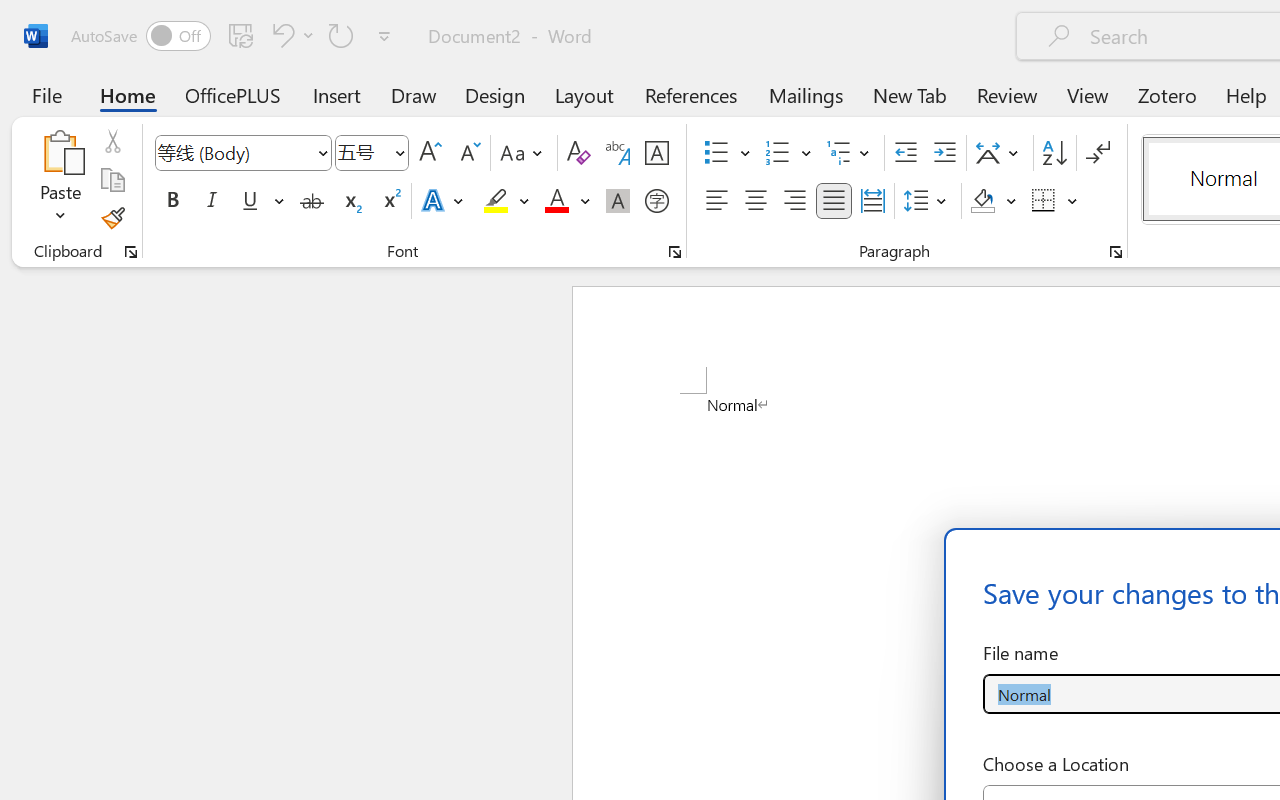 The height and width of the screenshot is (800, 1280). I want to click on 'Draw', so click(413, 94).